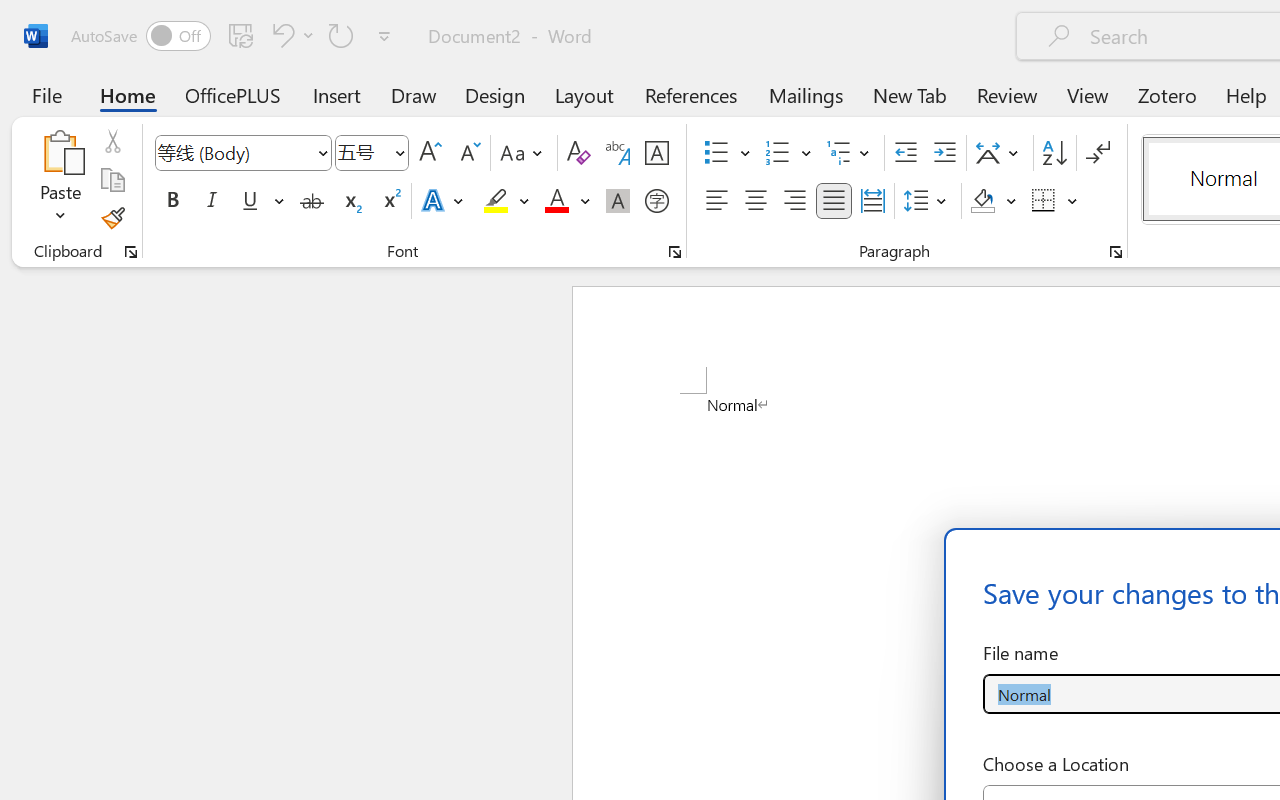 The height and width of the screenshot is (800, 1280). I want to click on 'Draw', so click(413, 94).